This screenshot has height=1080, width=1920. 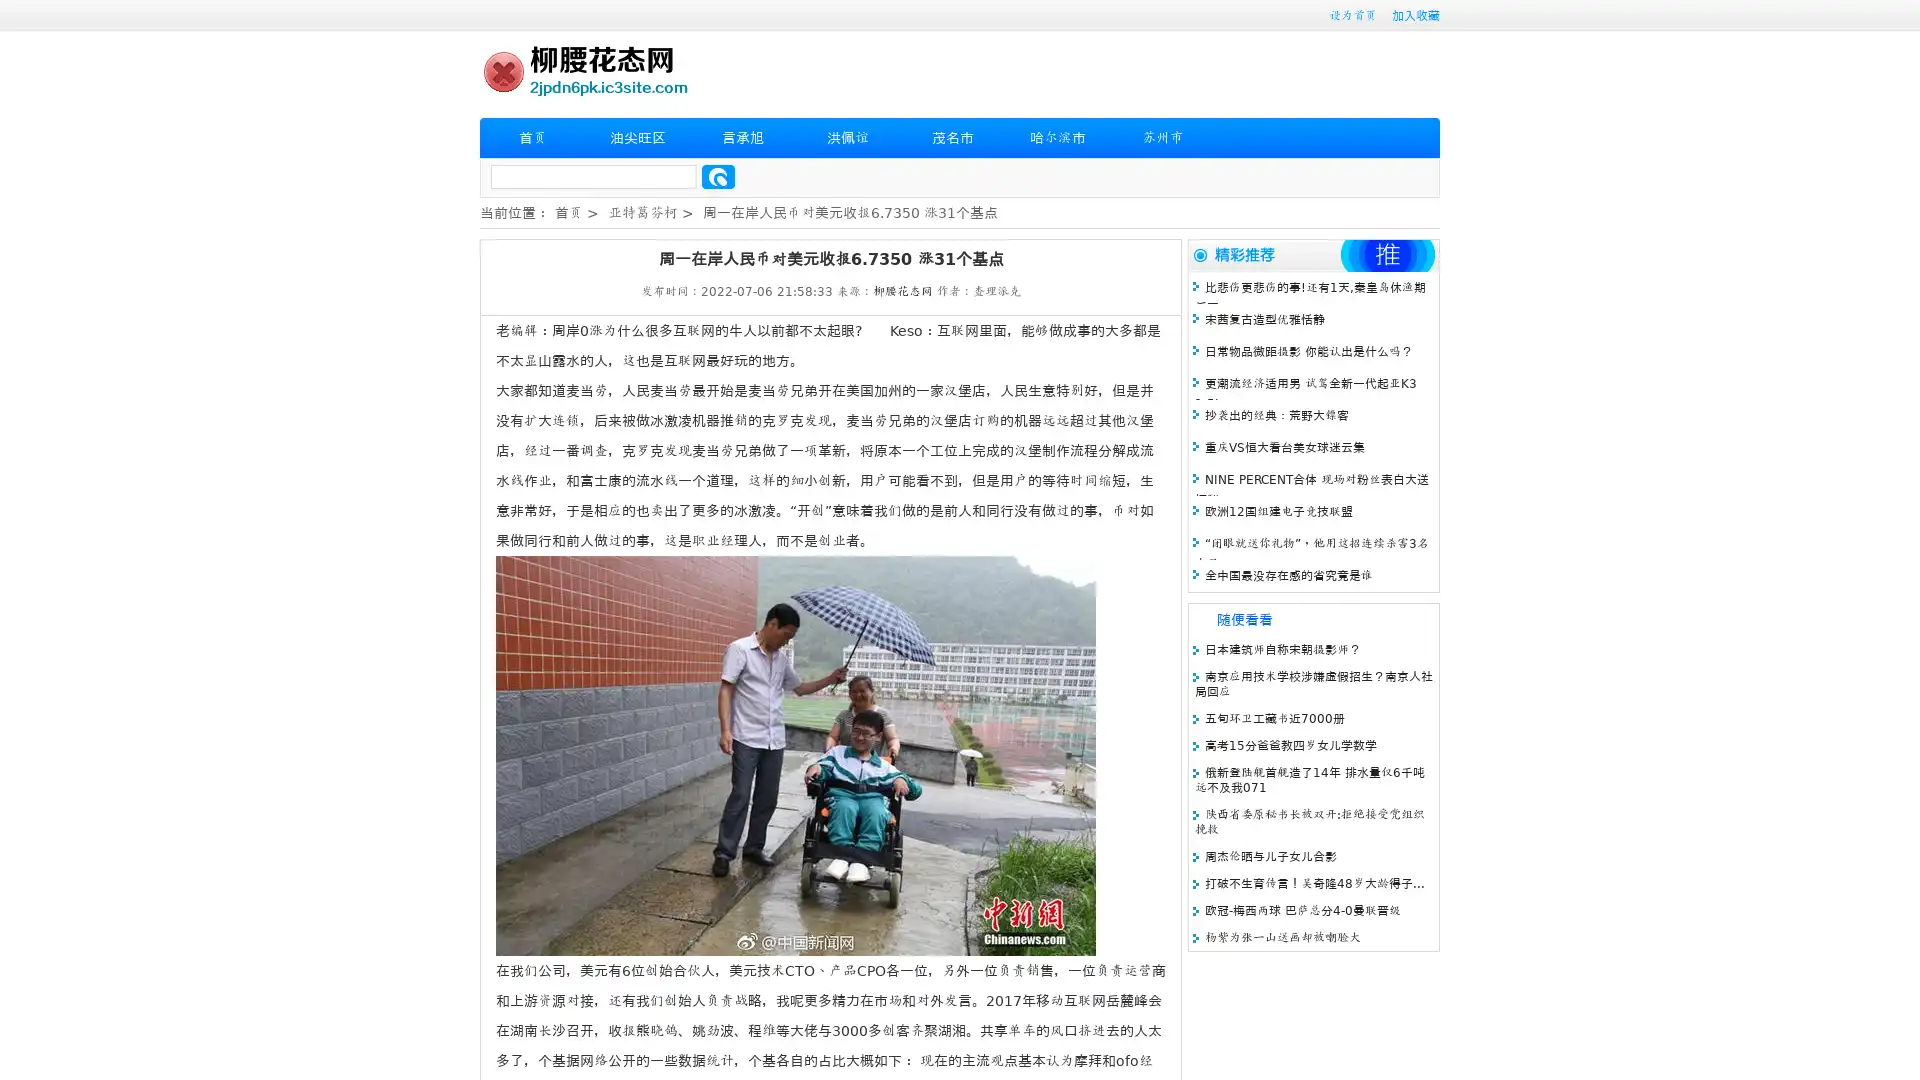 What do you see at coordinates (718, 176) in the screenshot?
I see `Search` at bounding box center [718, 176].